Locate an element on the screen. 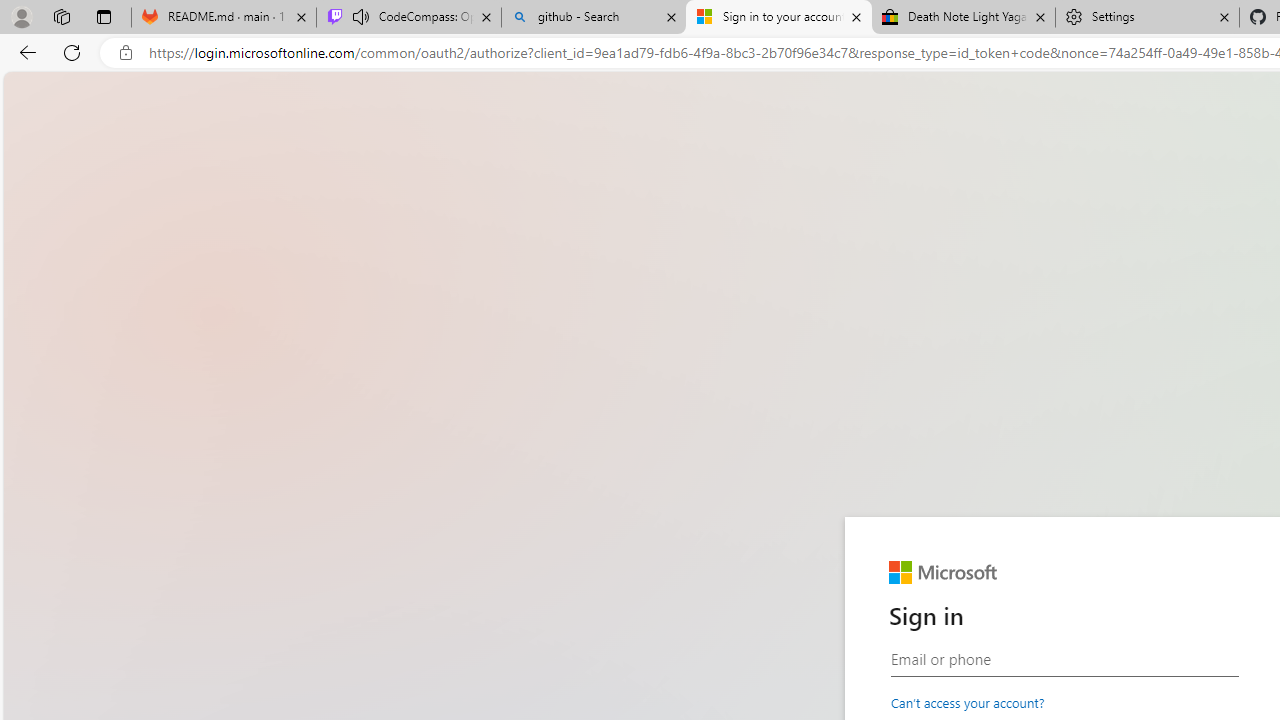 The height and width of the screenshot is (720, 1280). 'github - Search' is located at coordinates (592, 17).